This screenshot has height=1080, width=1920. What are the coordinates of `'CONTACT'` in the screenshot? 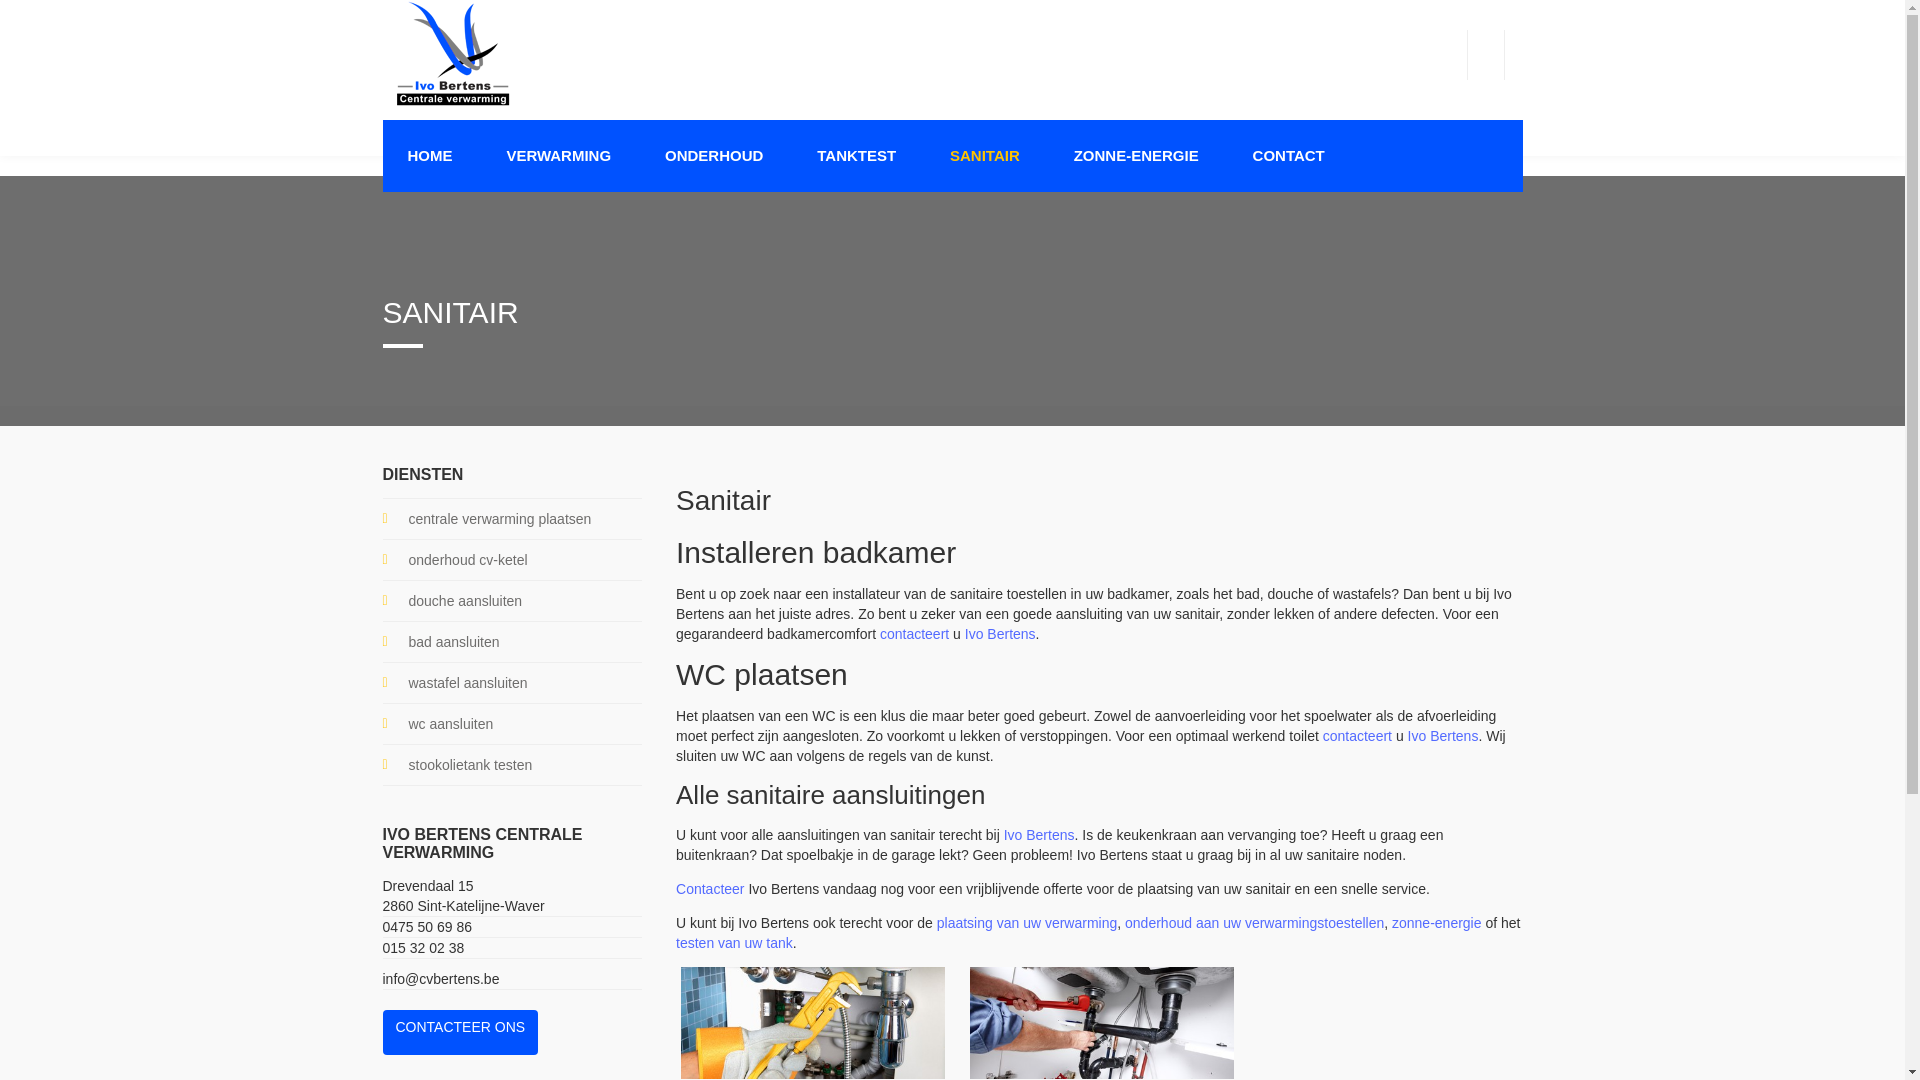 It's located at (1289, 154).